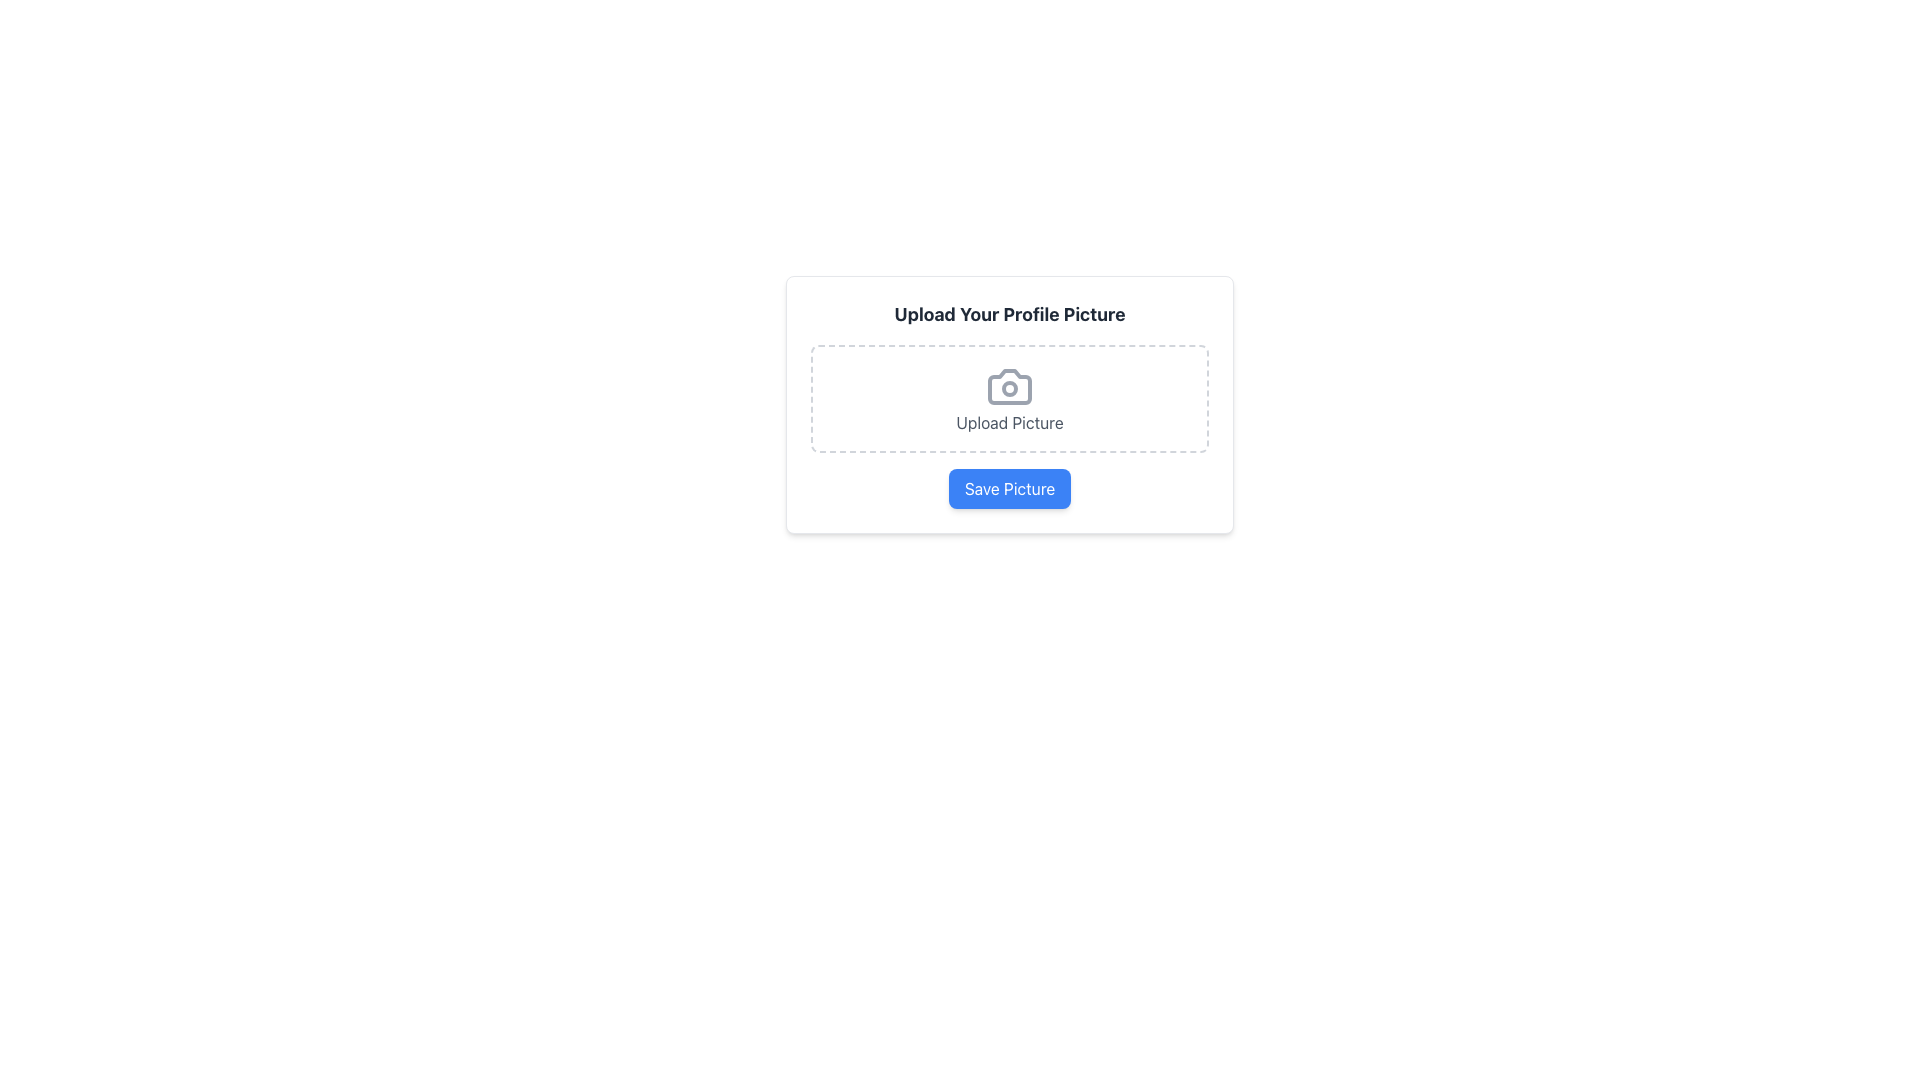 The image size is (1920, 1080). Describe the element at coordinates (1009, 489) in the screenshot. I see `the 'Save Picture' button with a blue background and white text located at the bottom of the 'Upload Your Profile Picture' section` at that location.